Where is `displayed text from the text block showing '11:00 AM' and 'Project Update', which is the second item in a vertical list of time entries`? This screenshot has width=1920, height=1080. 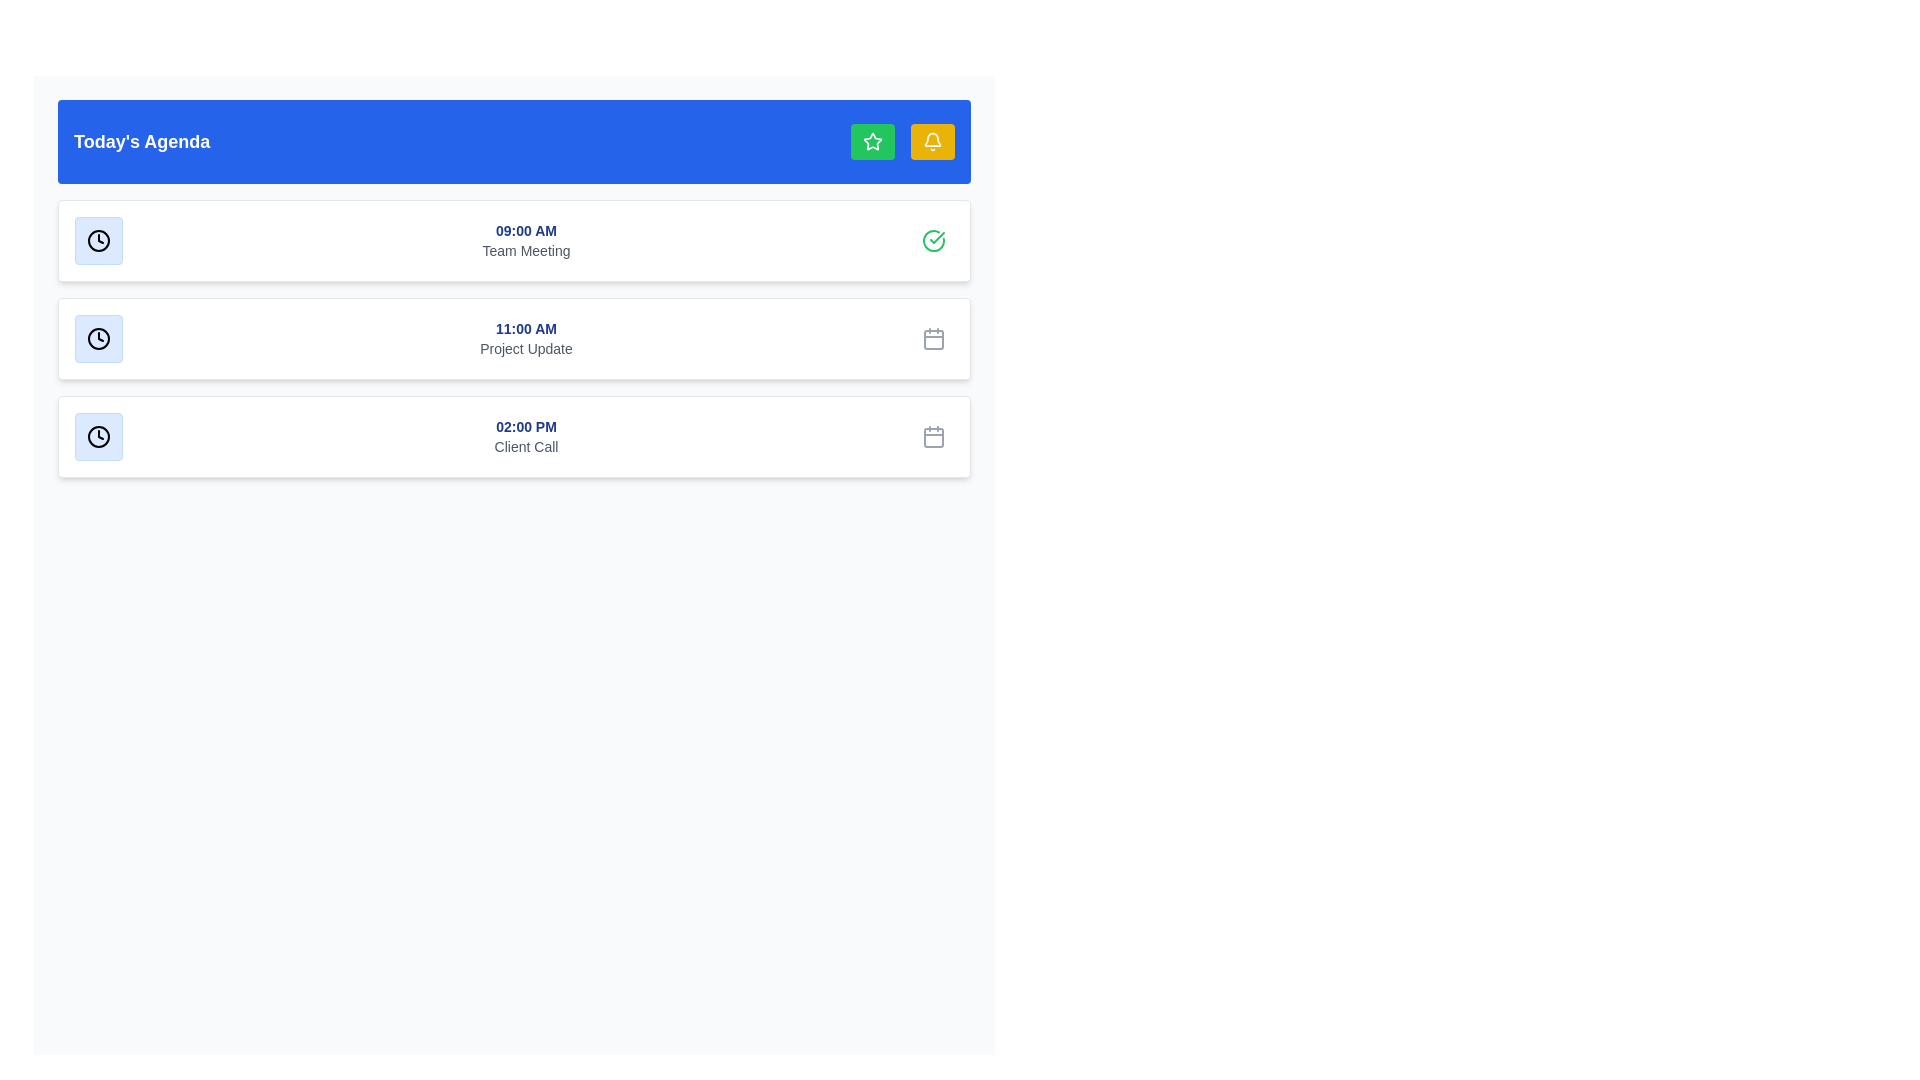
displayed text from the text block showing '11:00 AM' and 'Project Update', which is the second item in a vertical list of time entries is located at coordinates (526, 338).